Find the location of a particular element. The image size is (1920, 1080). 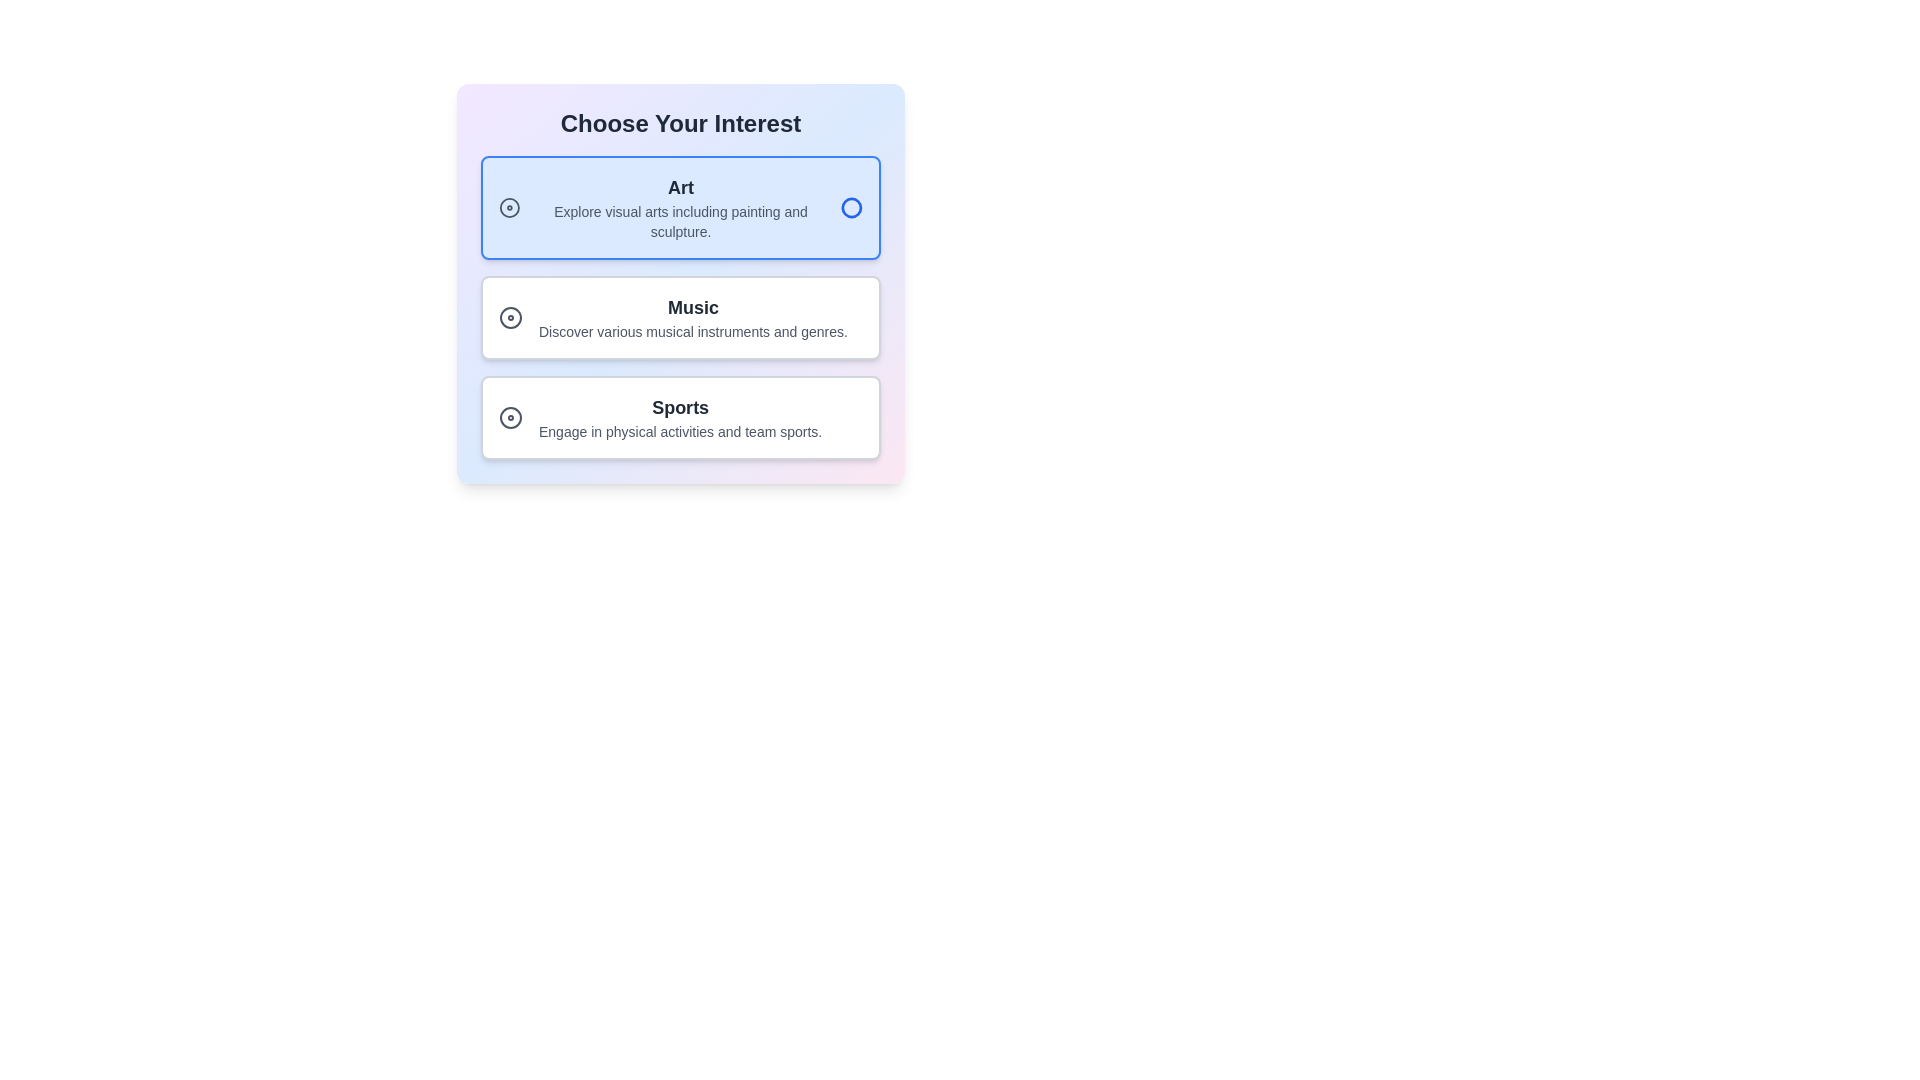

the highlighted text block within the 'Sports' interest category is located at coordinates (680, 416).